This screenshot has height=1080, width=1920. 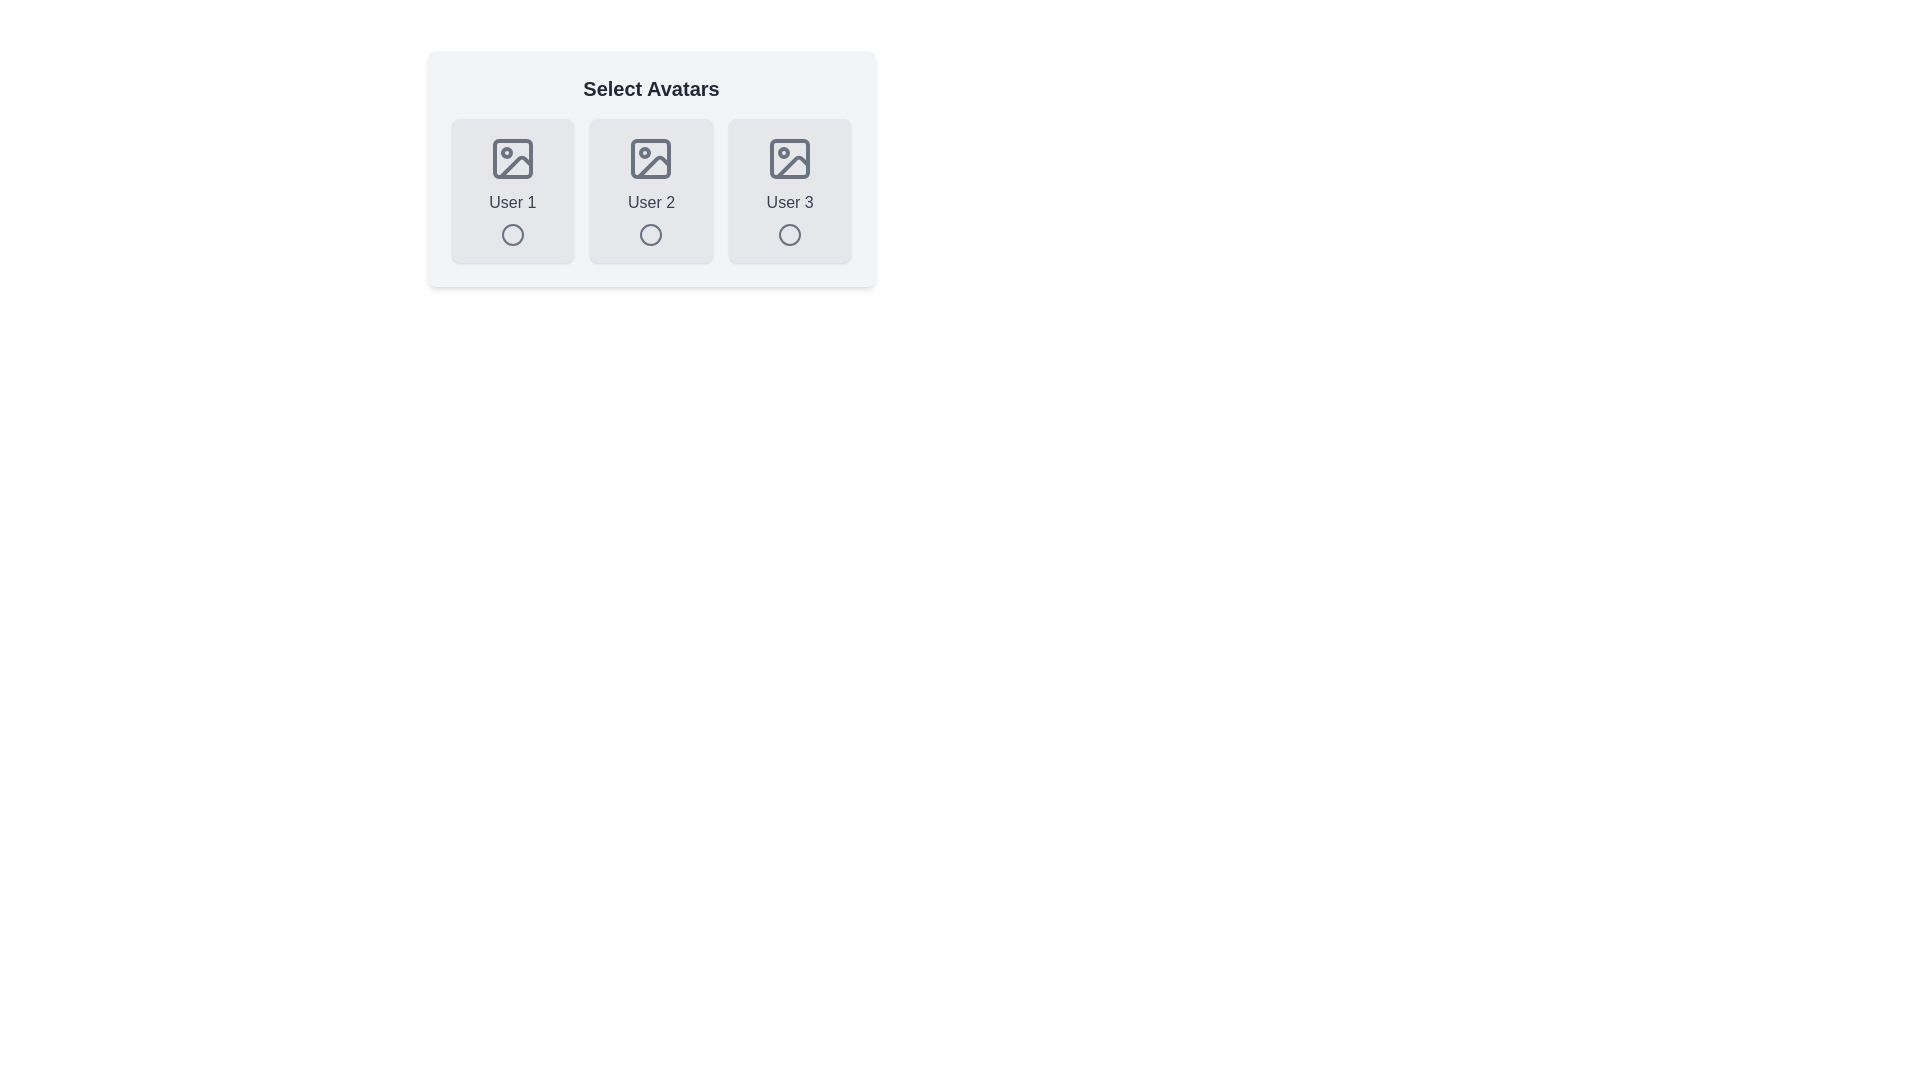 I want to click on the avatar corresponding to User 1, so click(x=512, y=191).